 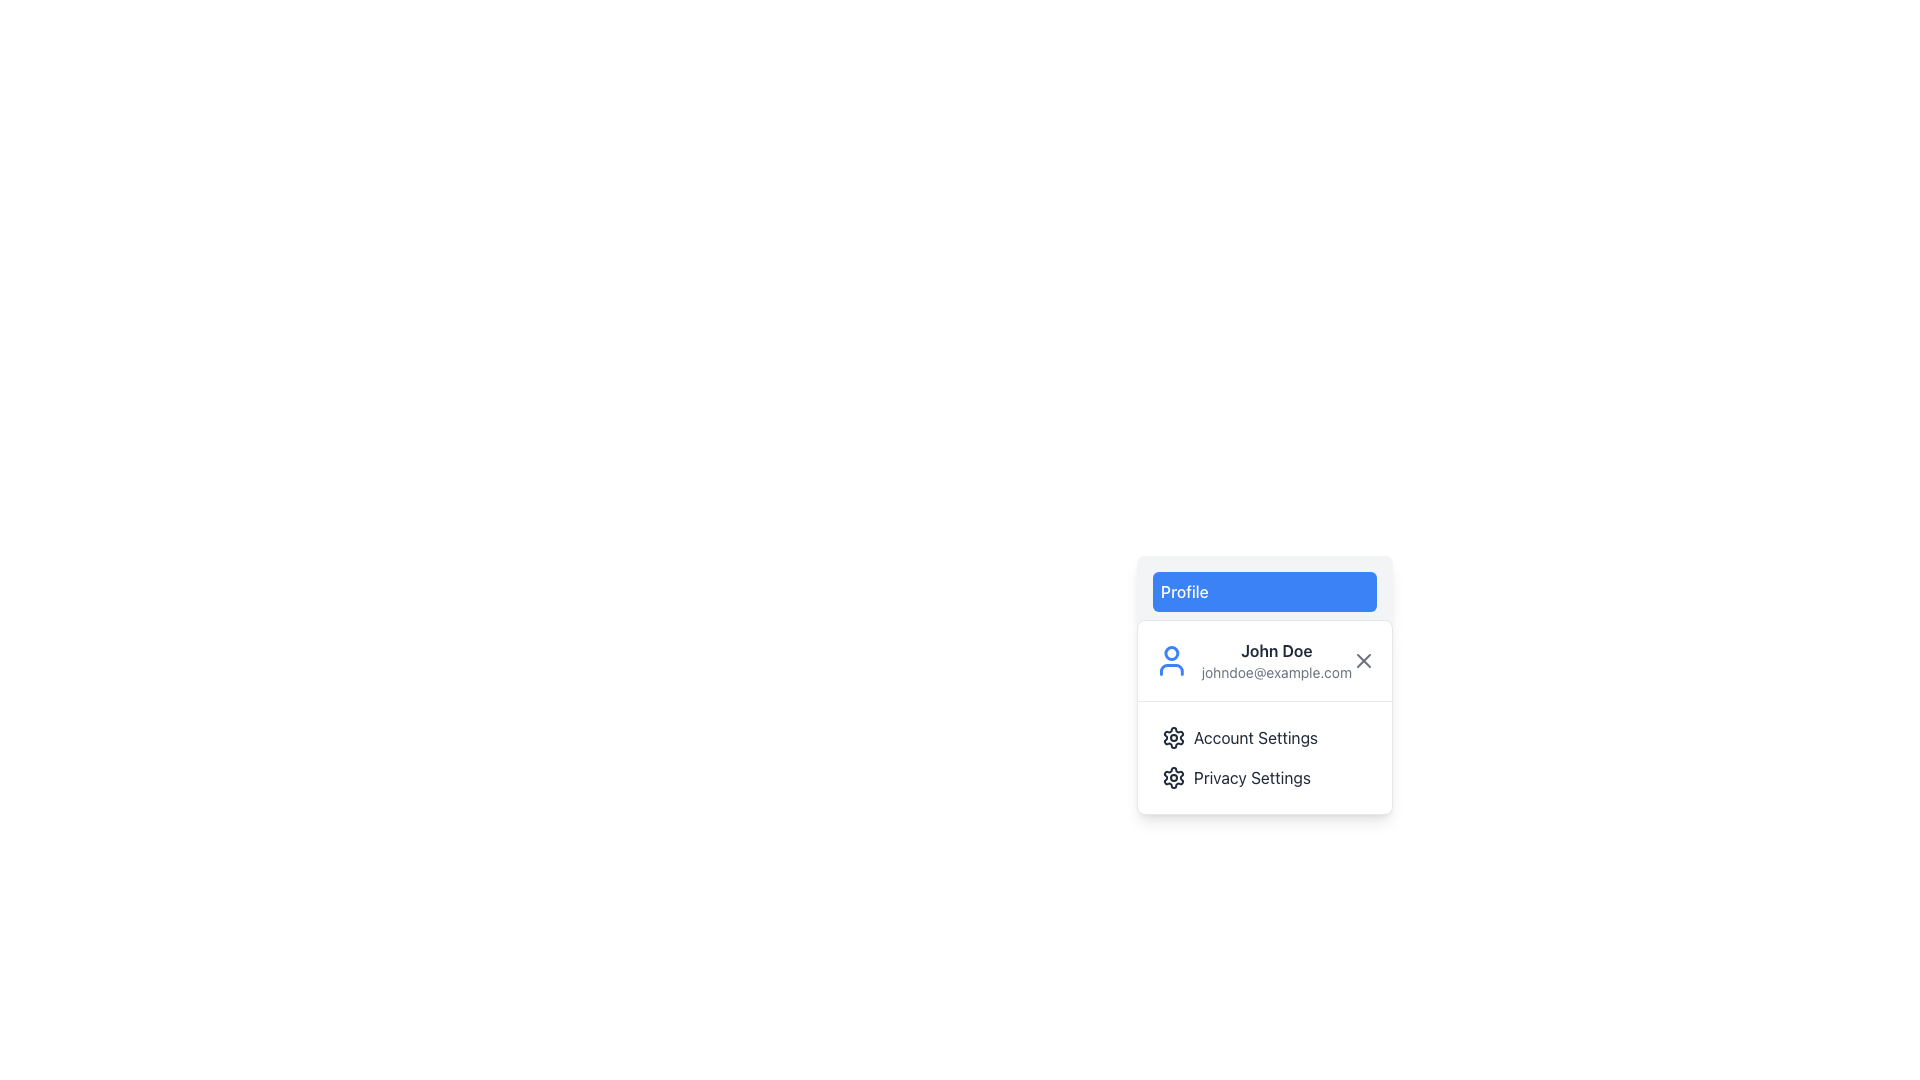 What do you see at coordinates (1264, 590) in the screenshot?
I see `the button that navigates to the user profile section, located above the user details including 'John Doe' and 'johndoe@example.com', to change its appearance` at bounding box center [1264, 590].